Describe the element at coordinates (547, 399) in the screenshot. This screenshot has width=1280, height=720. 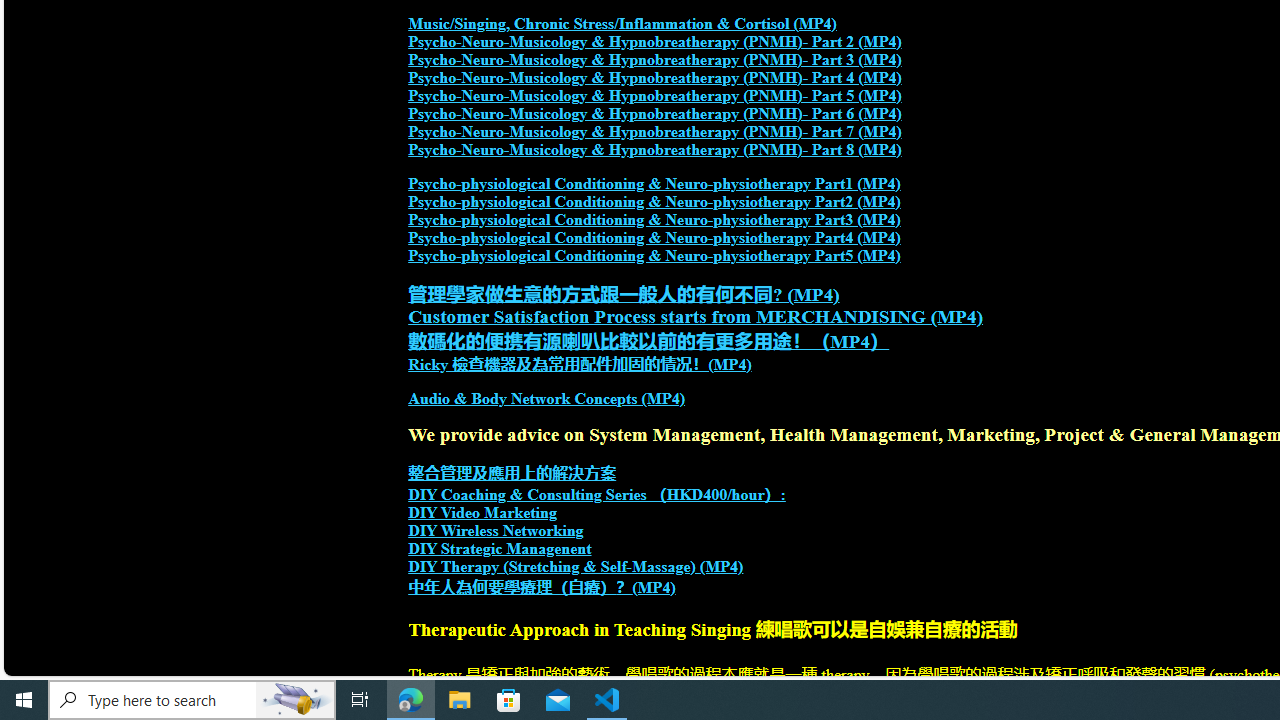
I see `'Audio & Body Network Concepts (MP4)'` at that location.